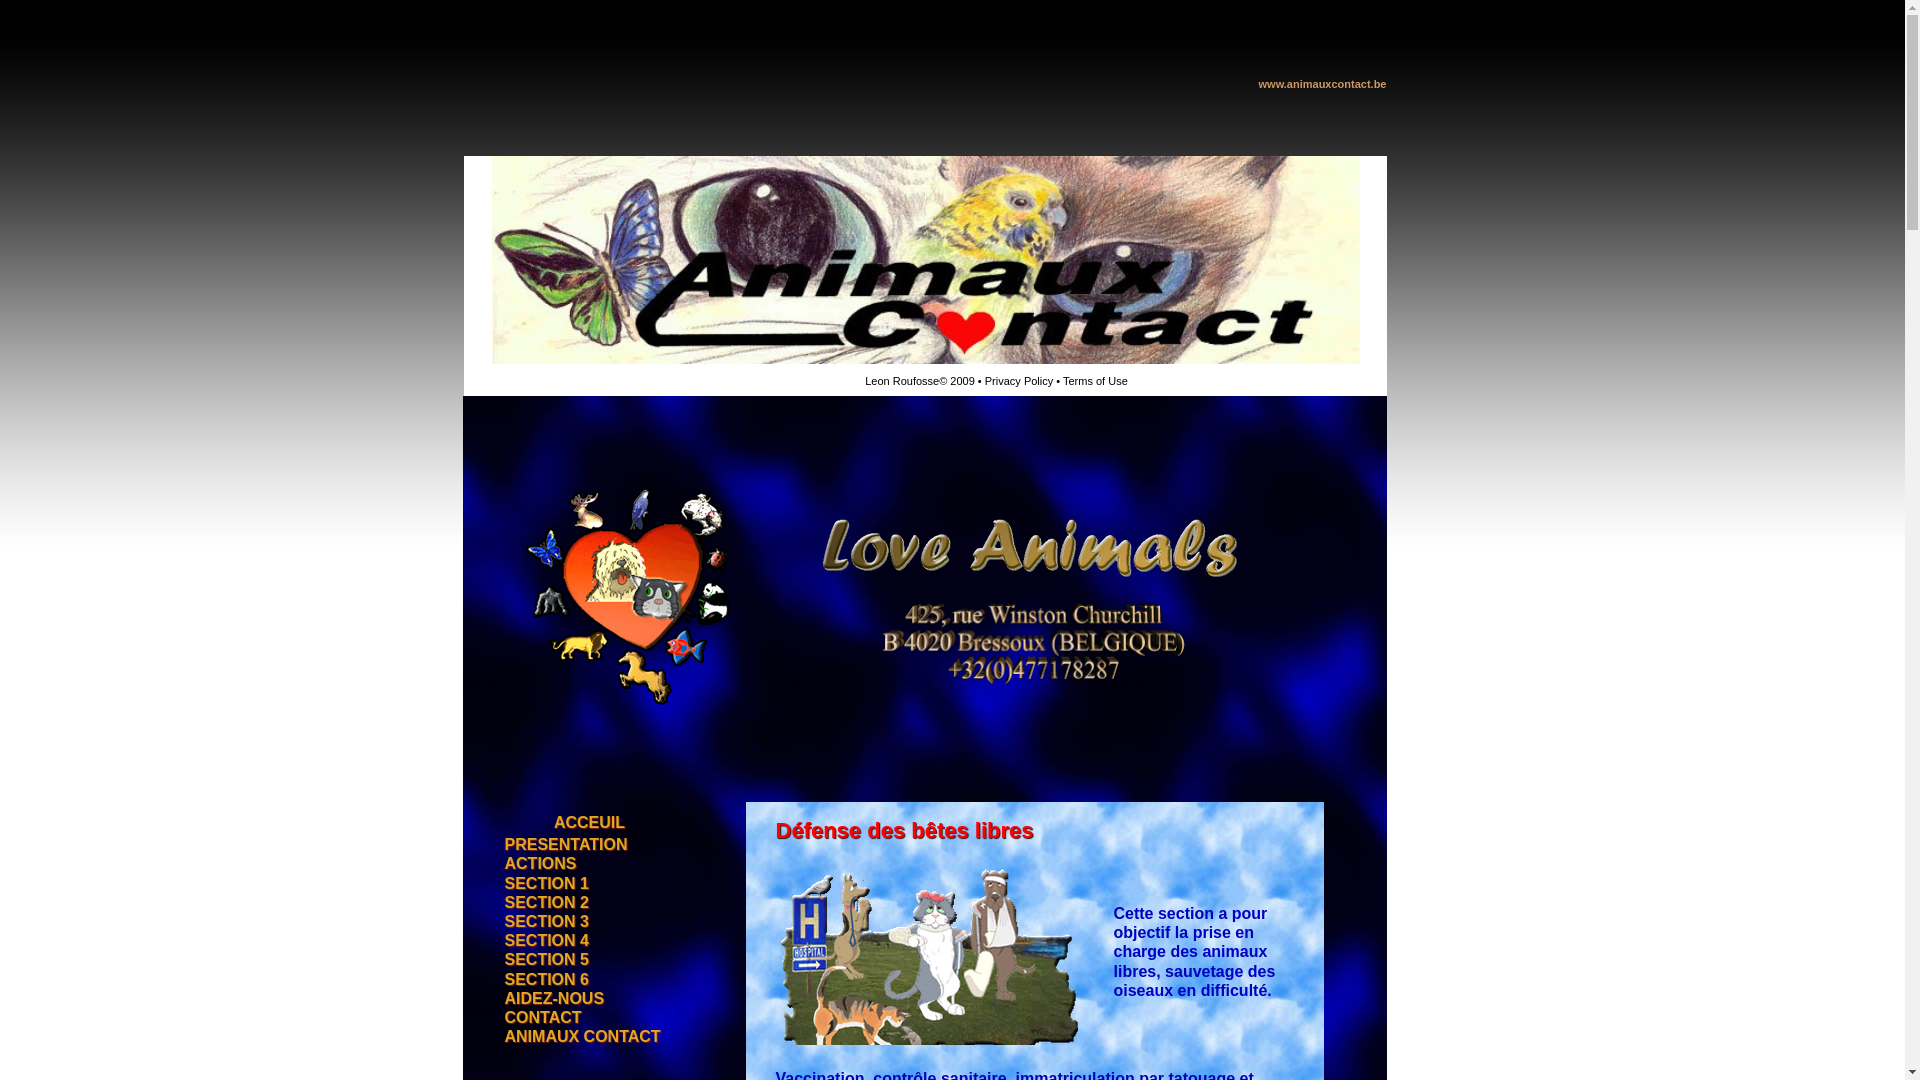  Describe the element at coordinates (546, 959) in the screenshot. I see `'SECTION 5'` at that location.